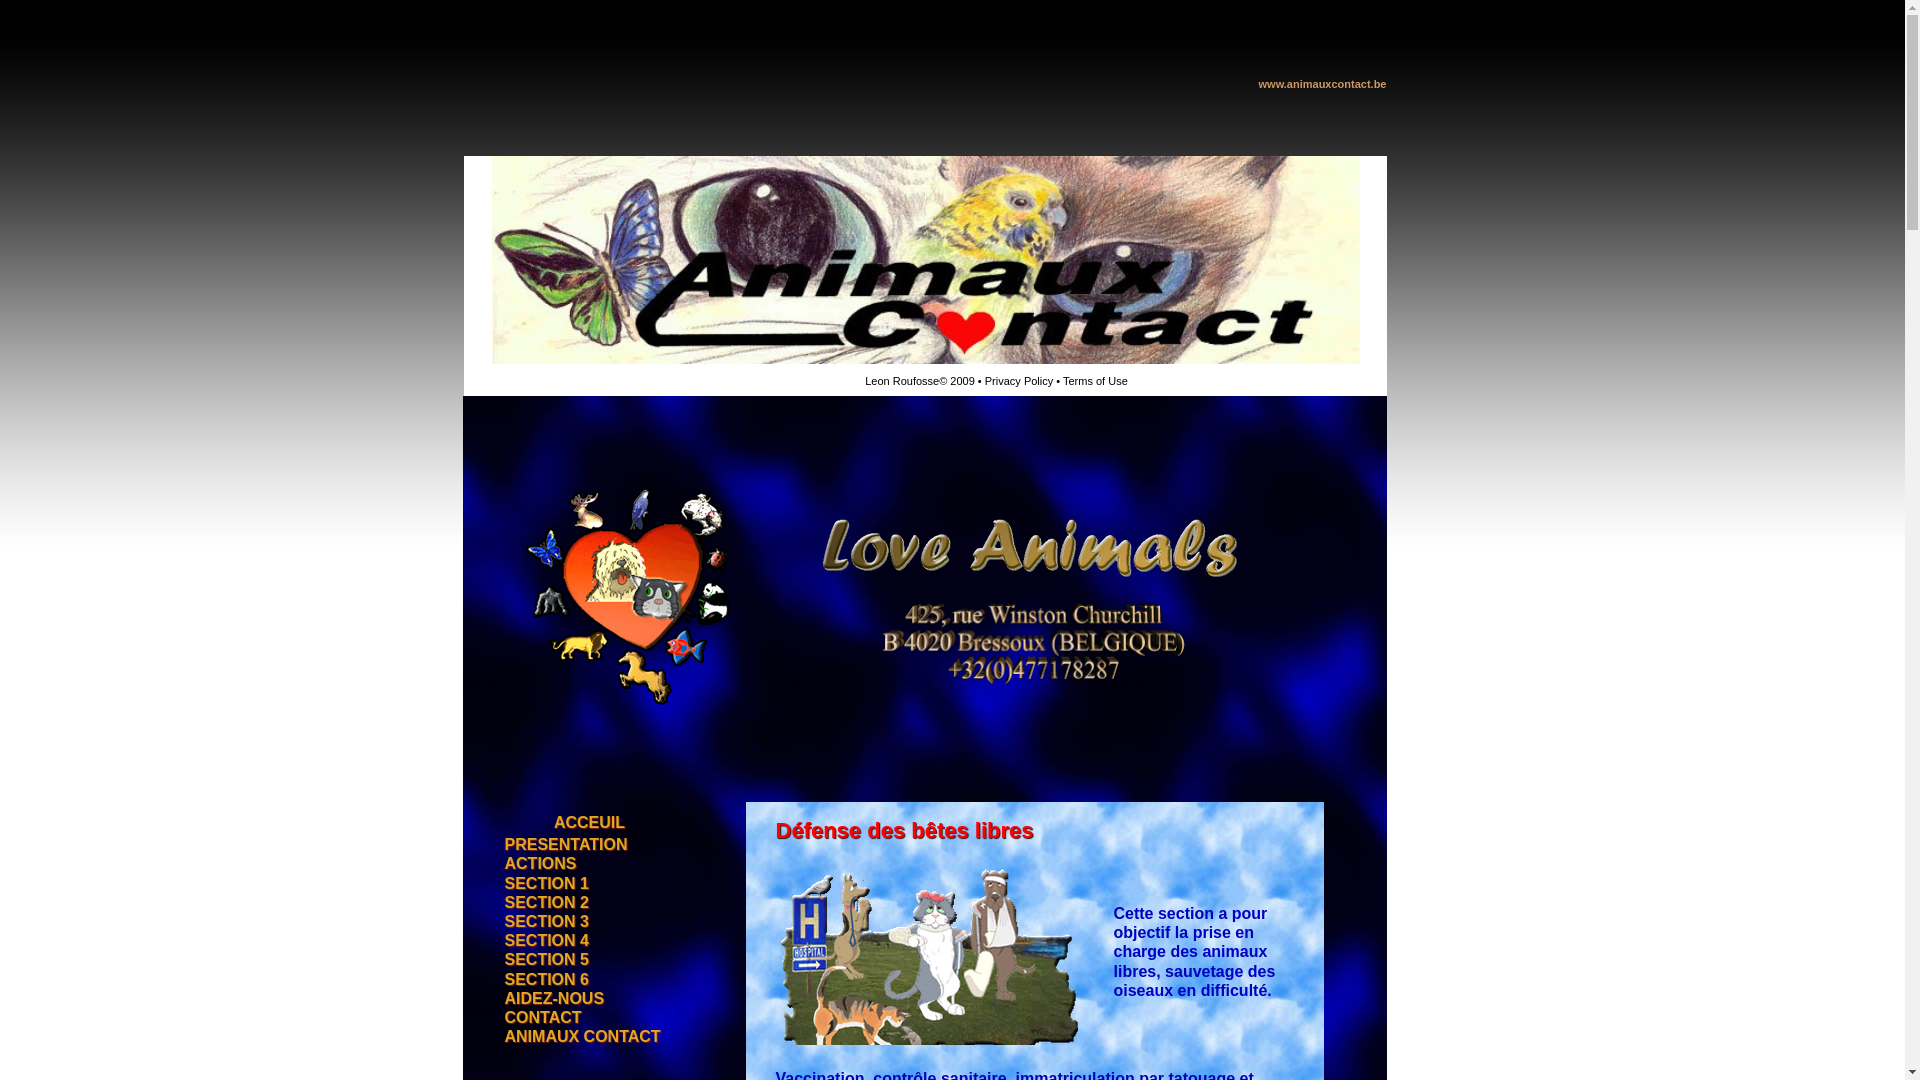  Describe the element at coordinates (546, 959) in the screenshot. I see `'SECTION 5'` at that location.